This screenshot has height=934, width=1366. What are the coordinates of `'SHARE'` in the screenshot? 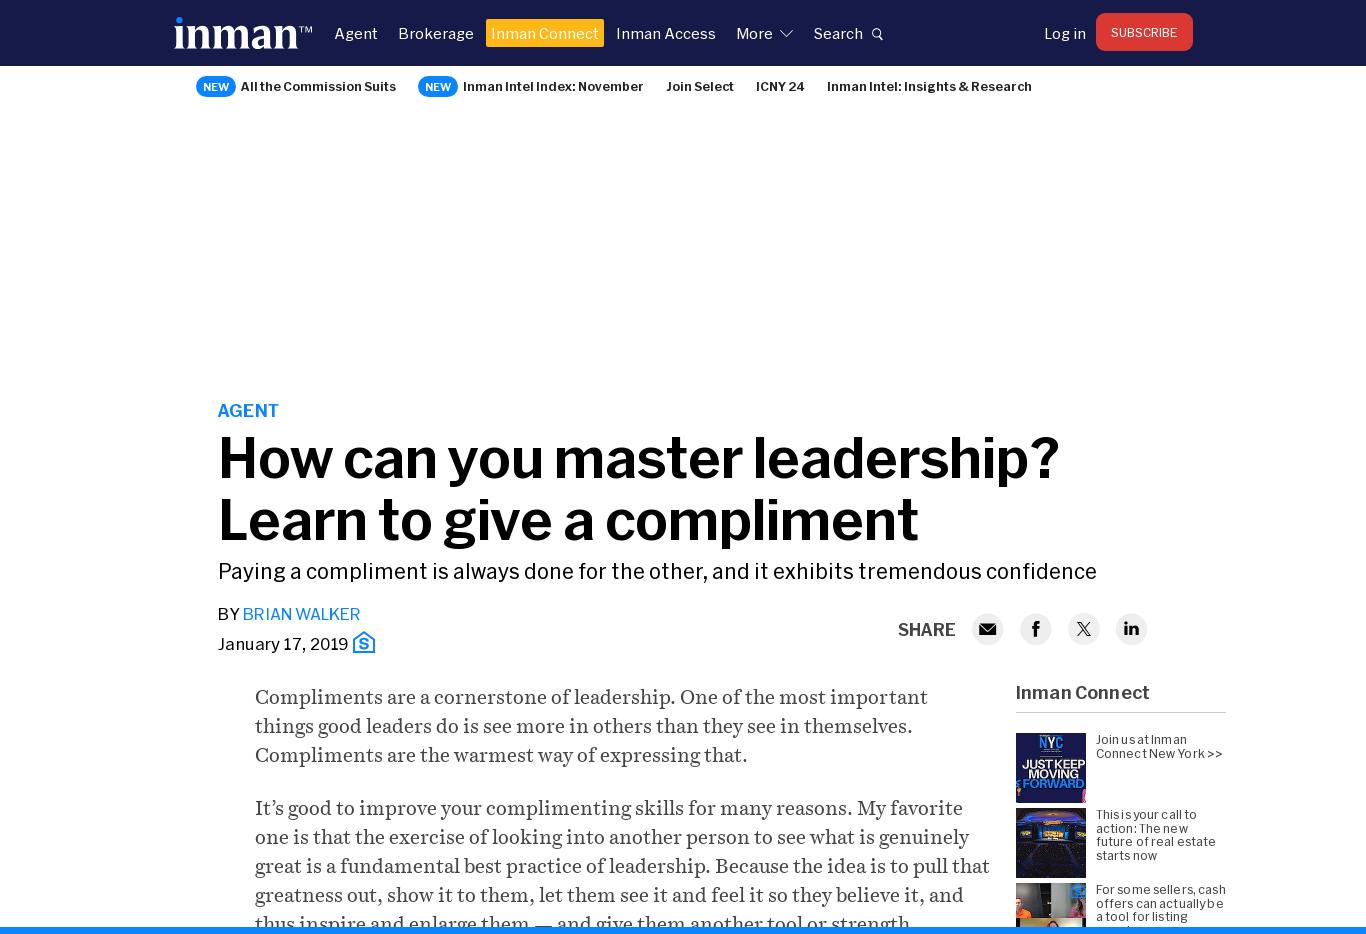 It's located at (897, 628).